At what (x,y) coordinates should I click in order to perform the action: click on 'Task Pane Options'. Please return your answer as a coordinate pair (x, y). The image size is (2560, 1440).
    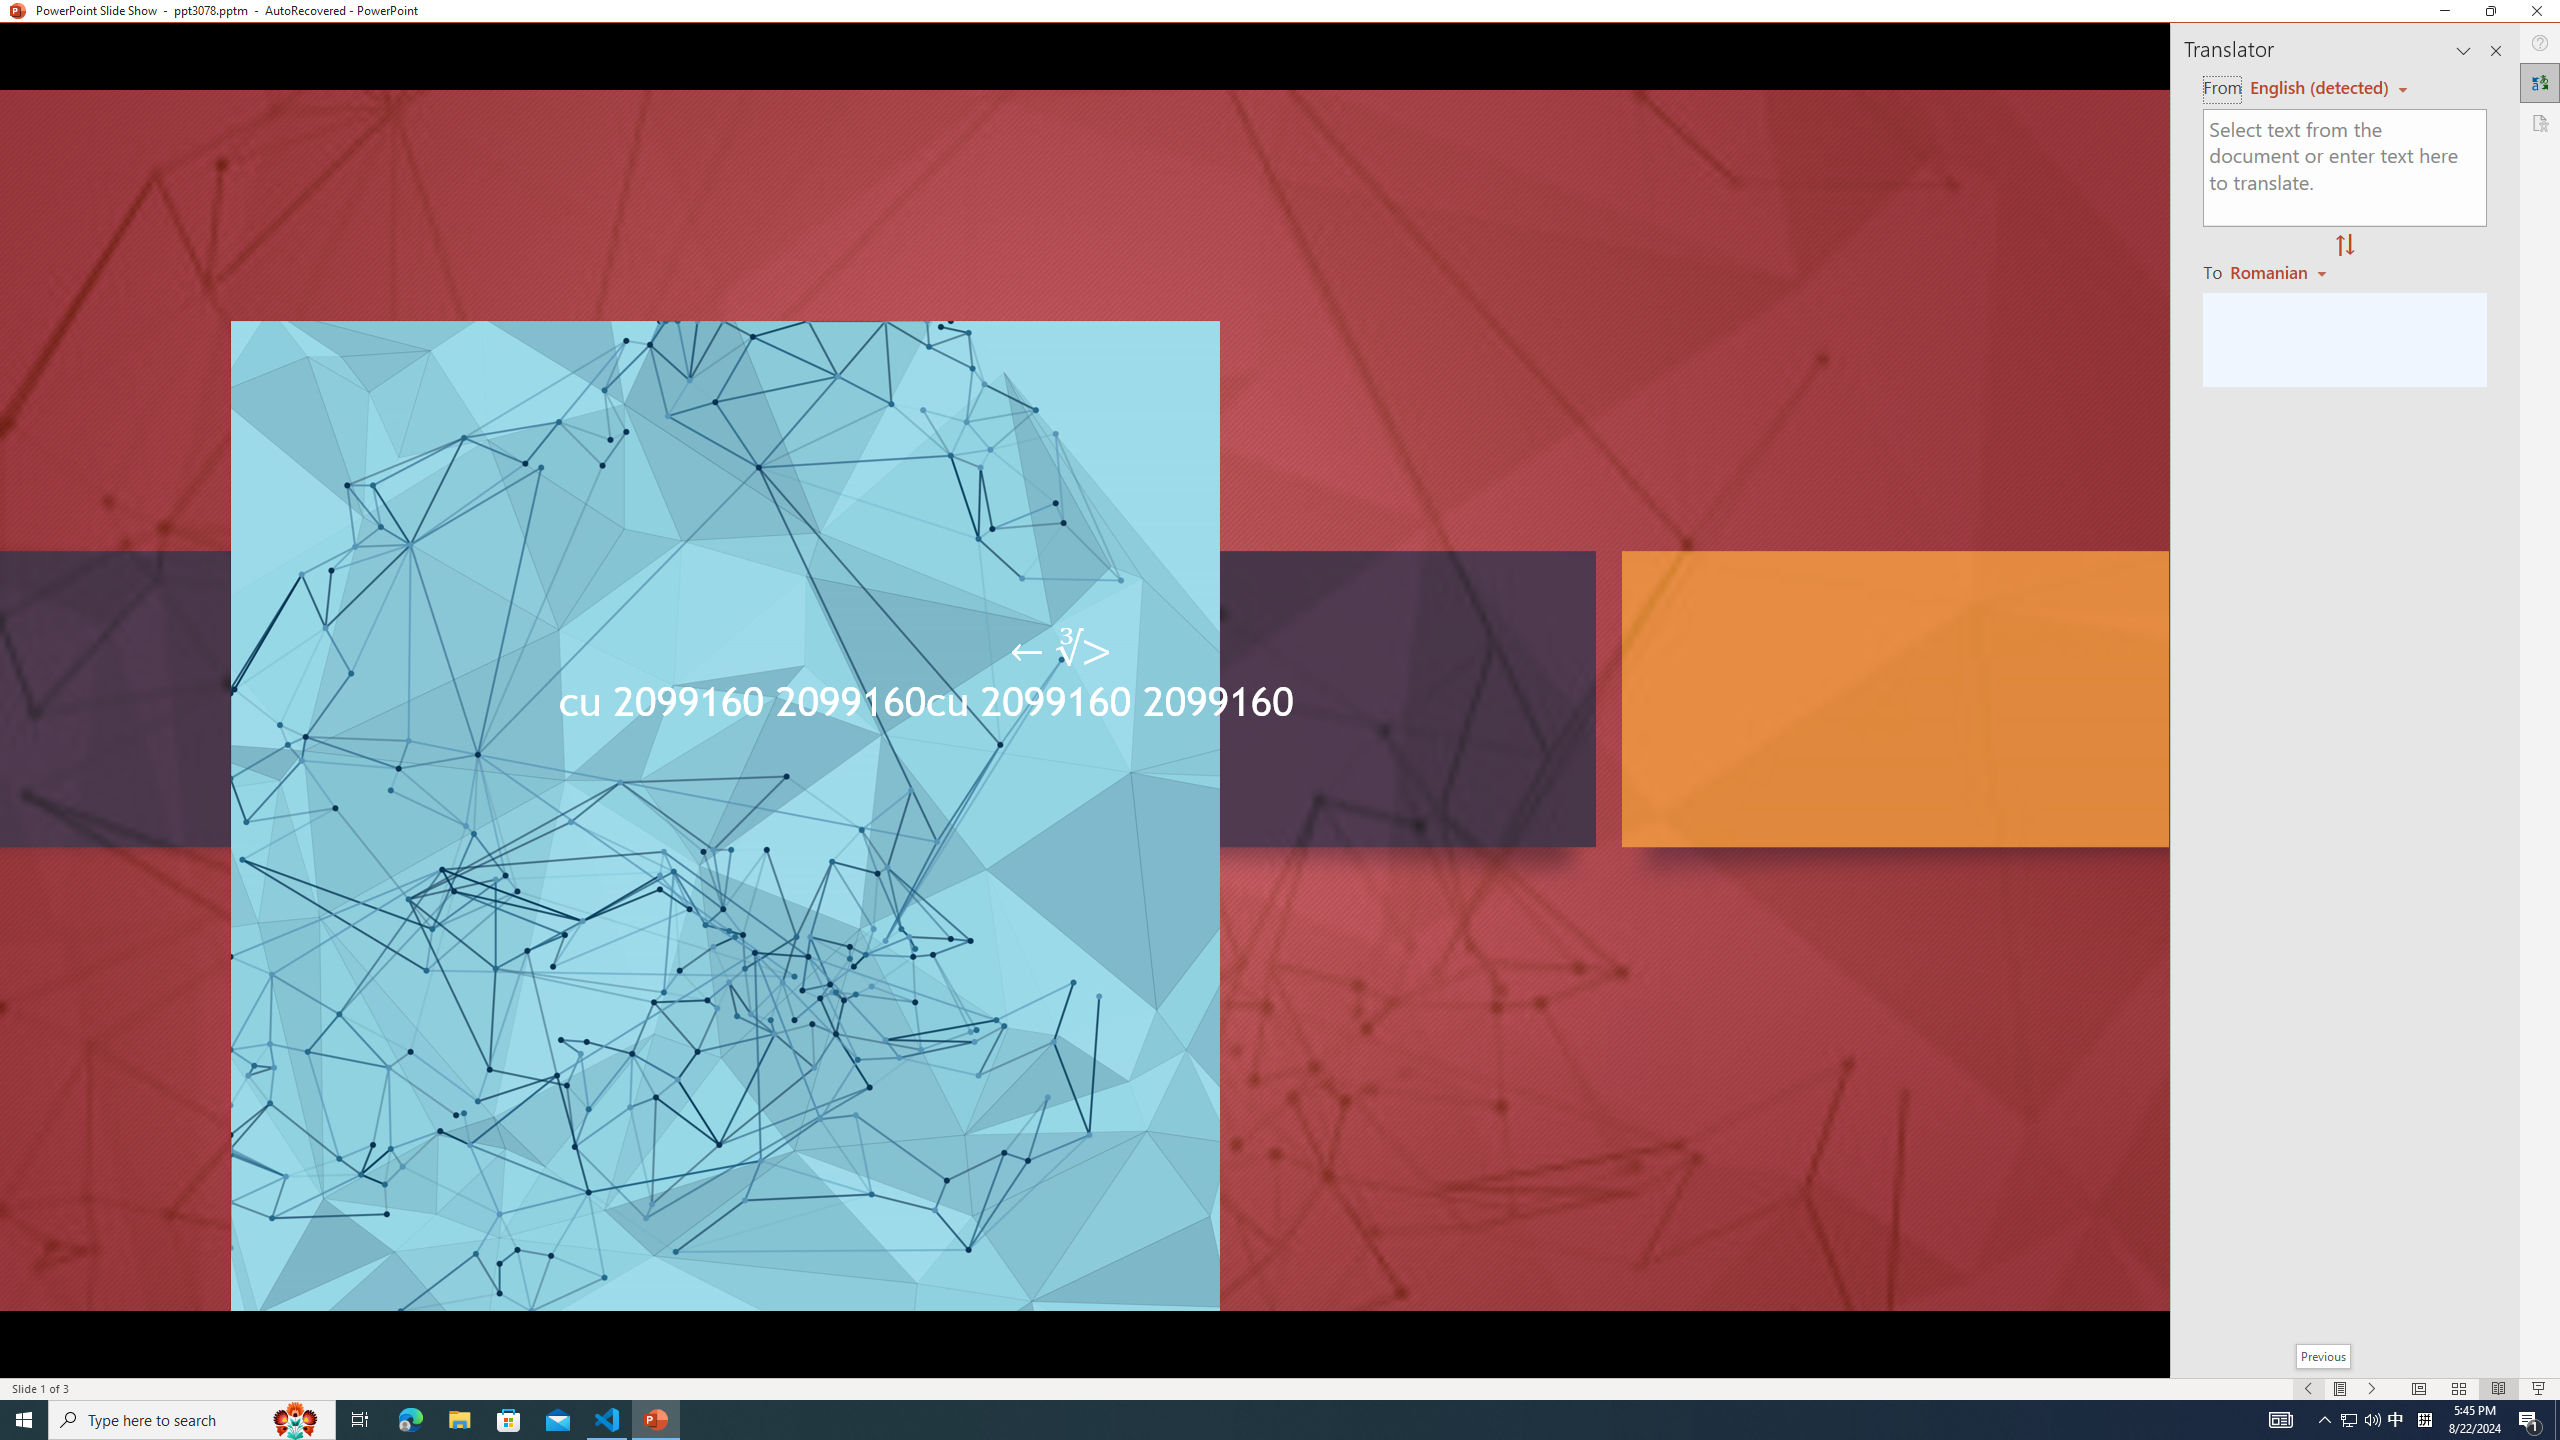
    Looking at the image, I should click on (2463, 50).